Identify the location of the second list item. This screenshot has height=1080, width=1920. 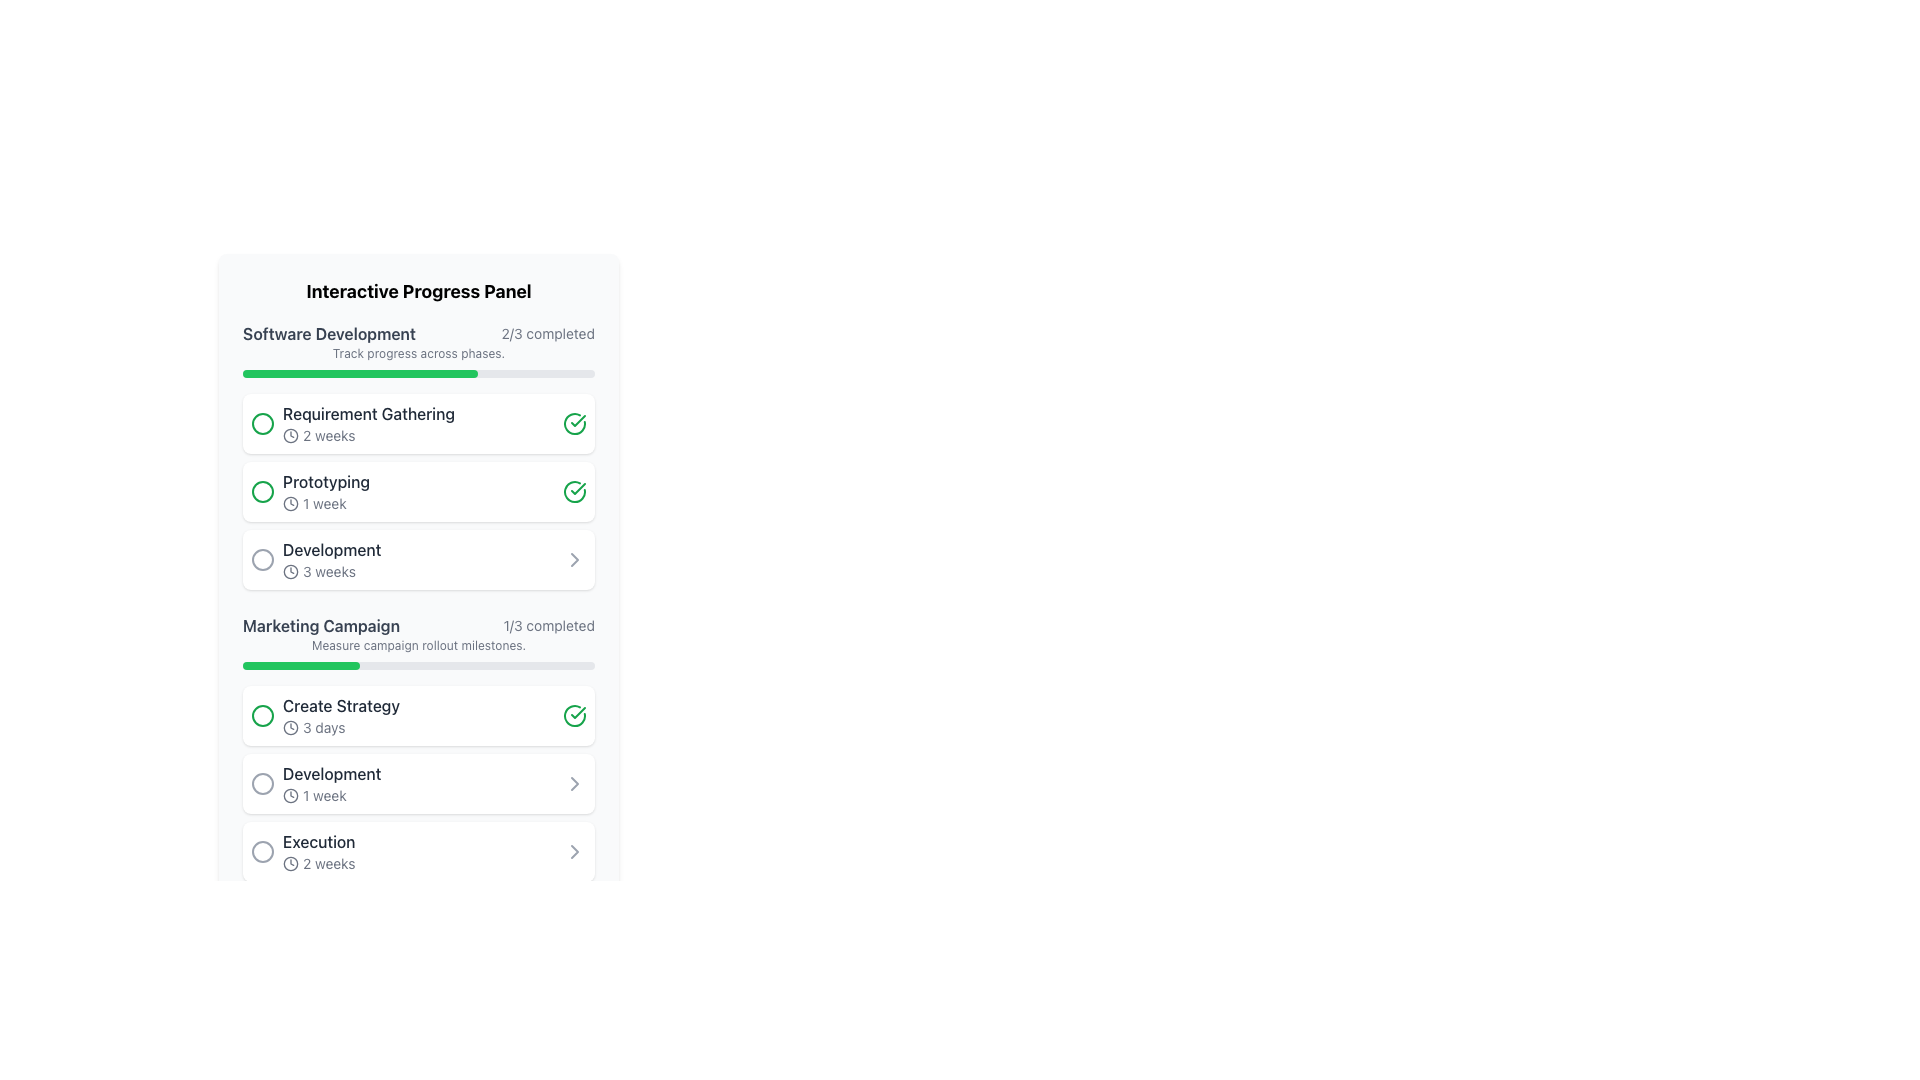
(417, 492).